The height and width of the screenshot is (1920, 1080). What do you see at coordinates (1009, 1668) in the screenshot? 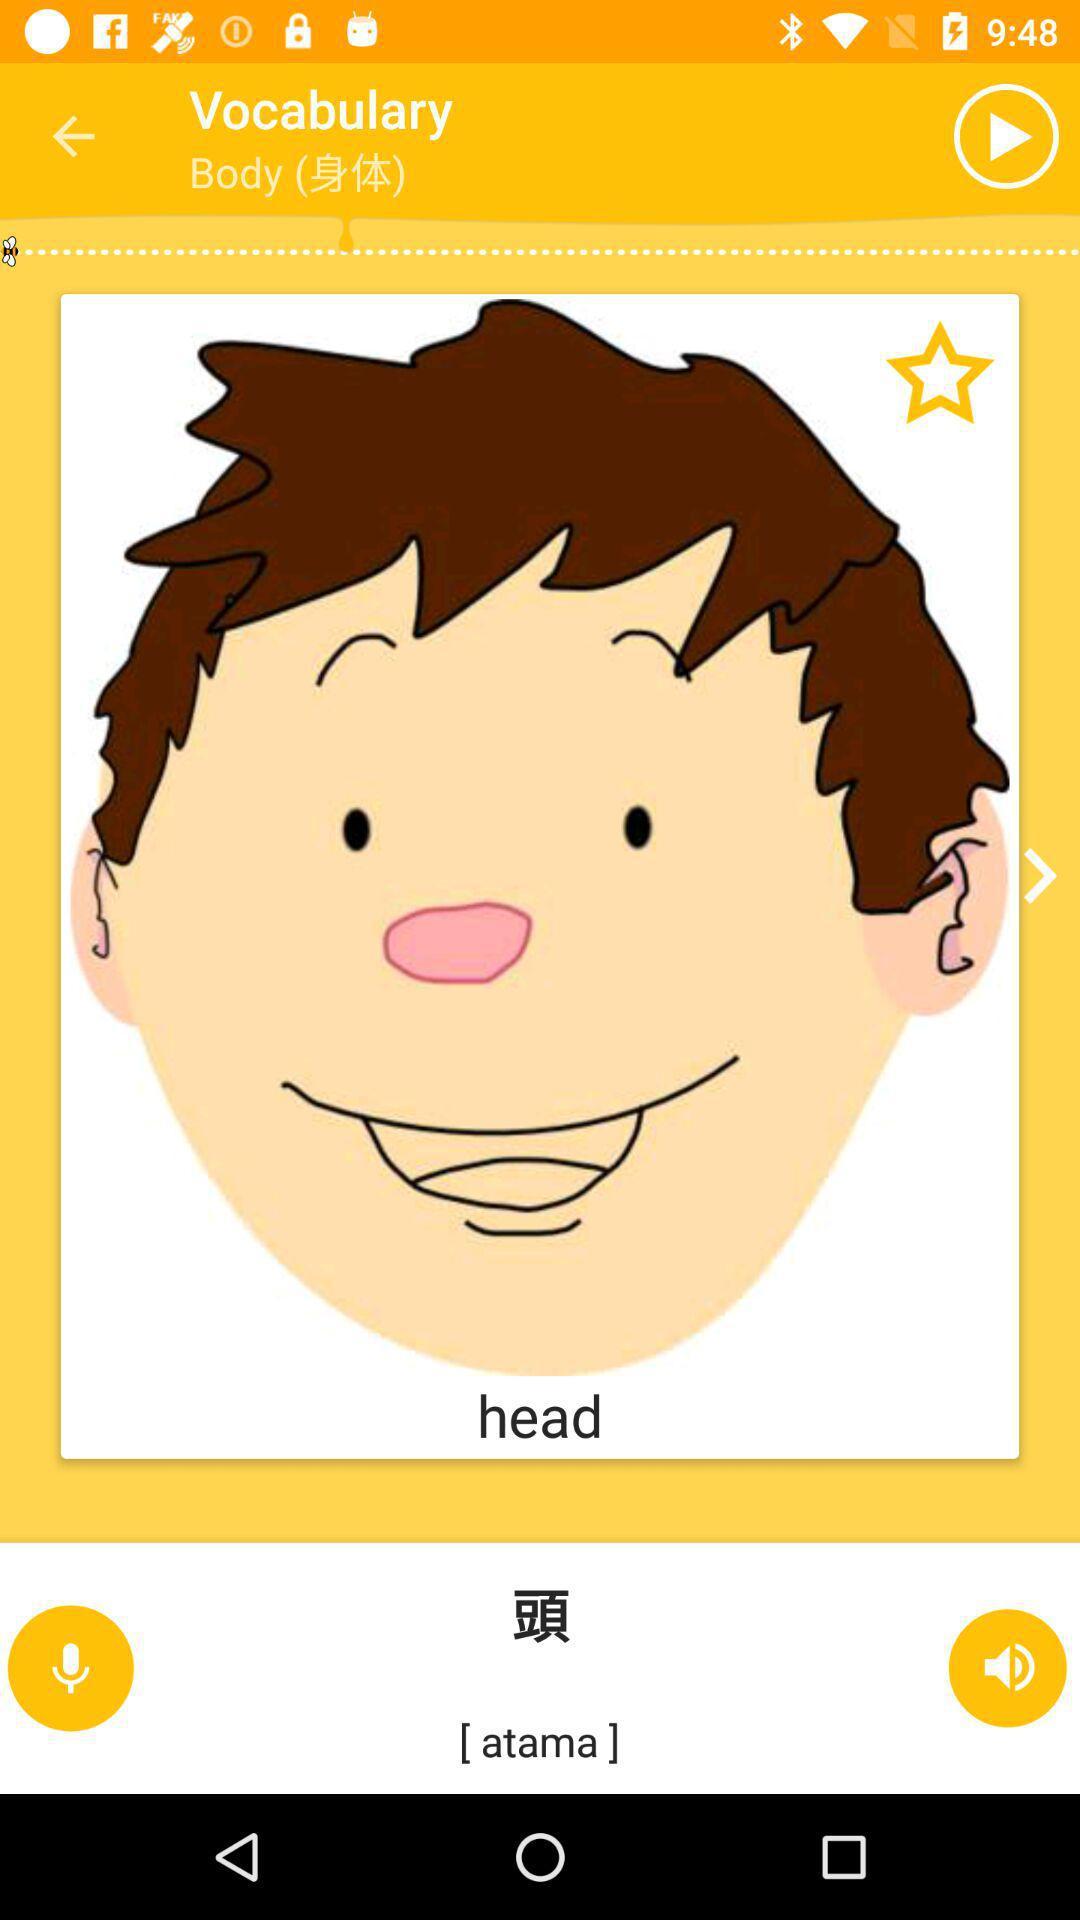
I see `the volume icon` at bounding box center [1009, 1668].